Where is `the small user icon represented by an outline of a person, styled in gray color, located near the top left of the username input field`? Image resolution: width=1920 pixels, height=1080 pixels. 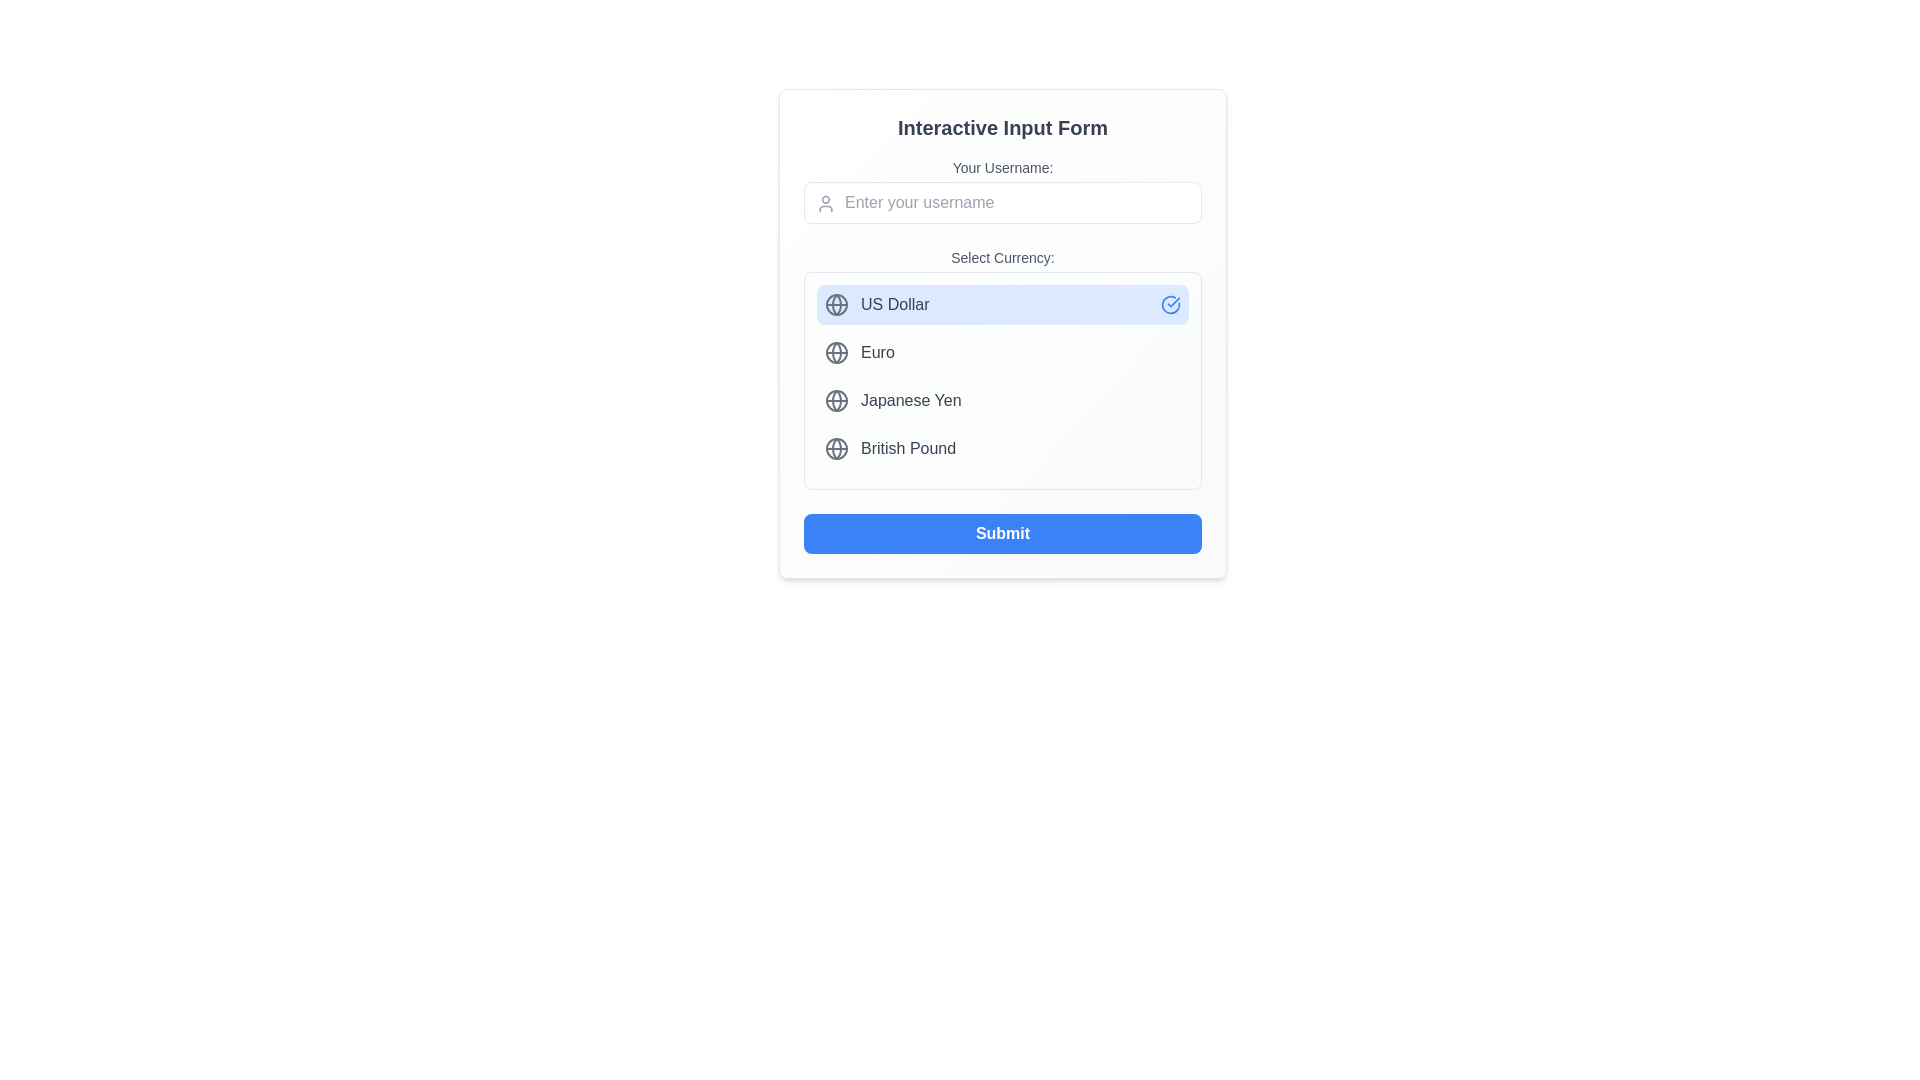 the small user icon represented by an outline of a person, styled in gray color, located near the top left of the username input field is located at coordinates (825, 204).